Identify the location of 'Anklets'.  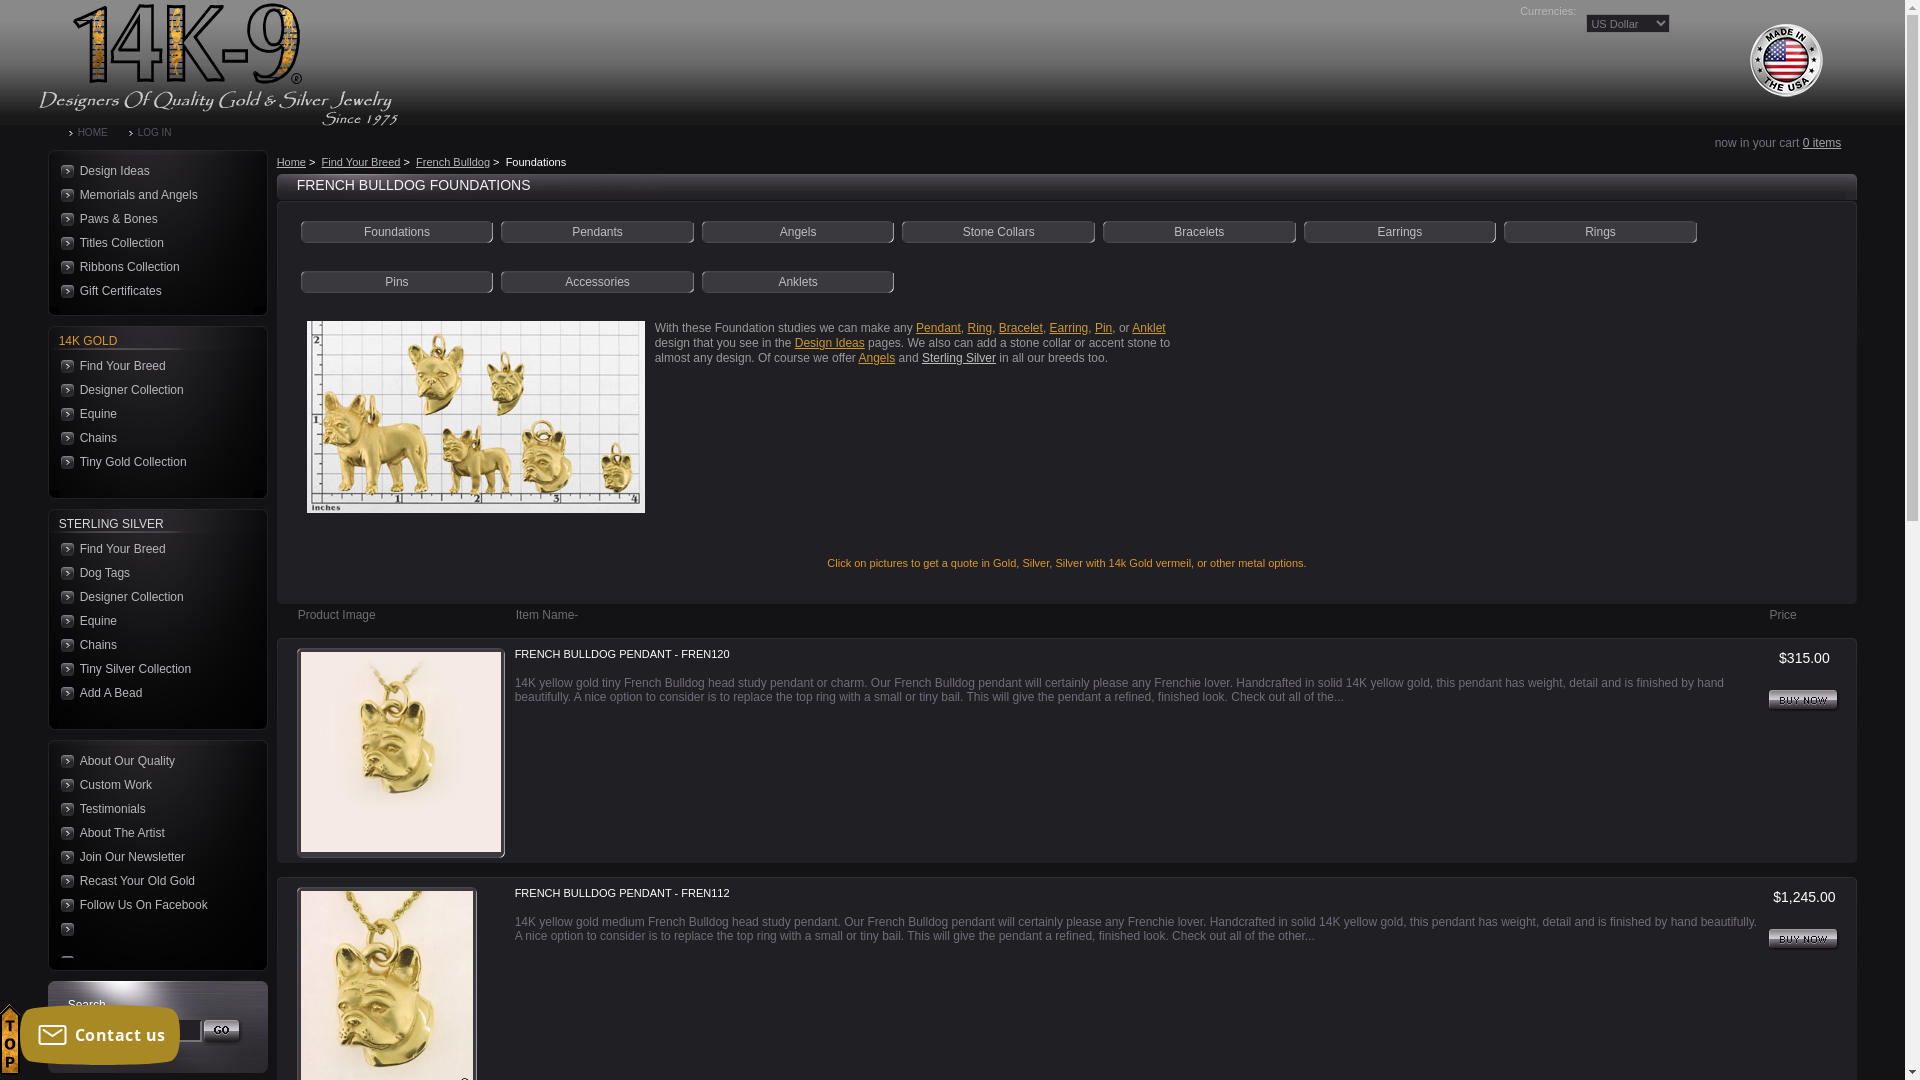
(796, 281).